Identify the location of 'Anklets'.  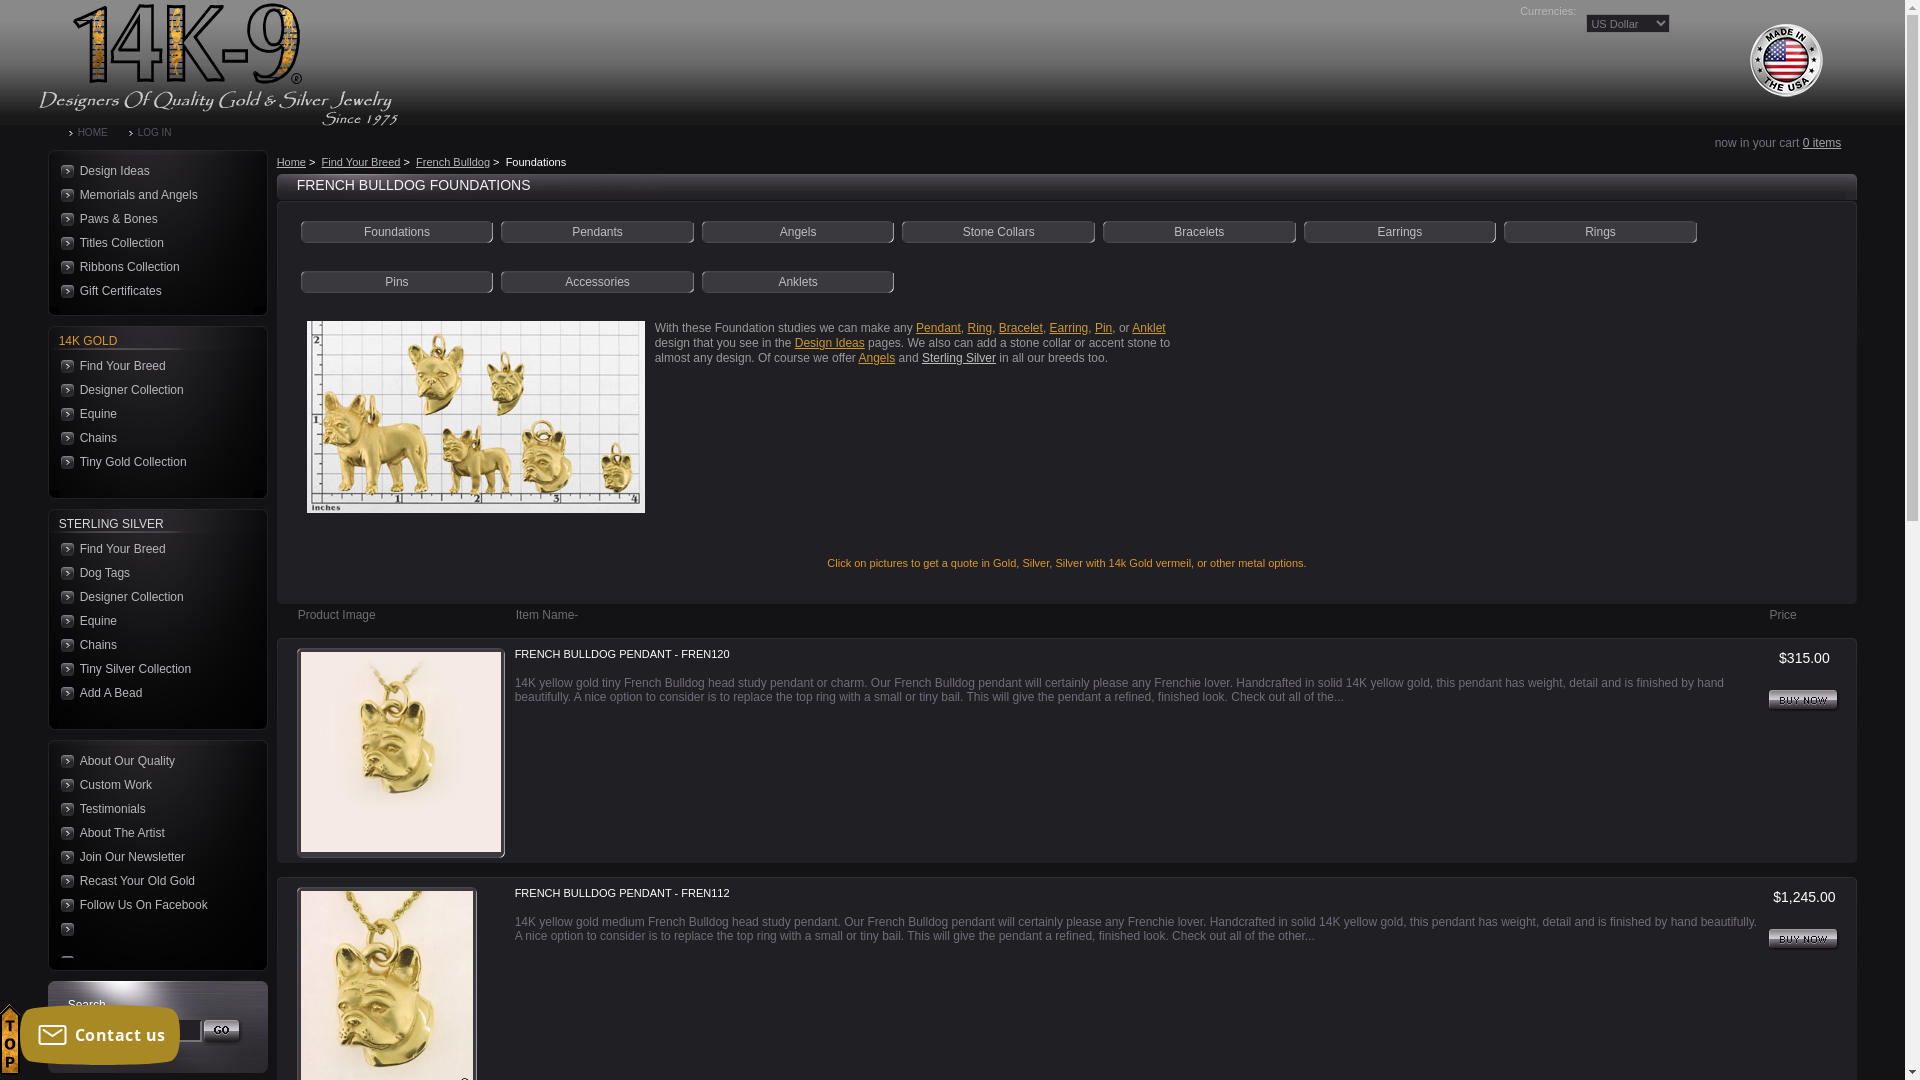
(796, 281).